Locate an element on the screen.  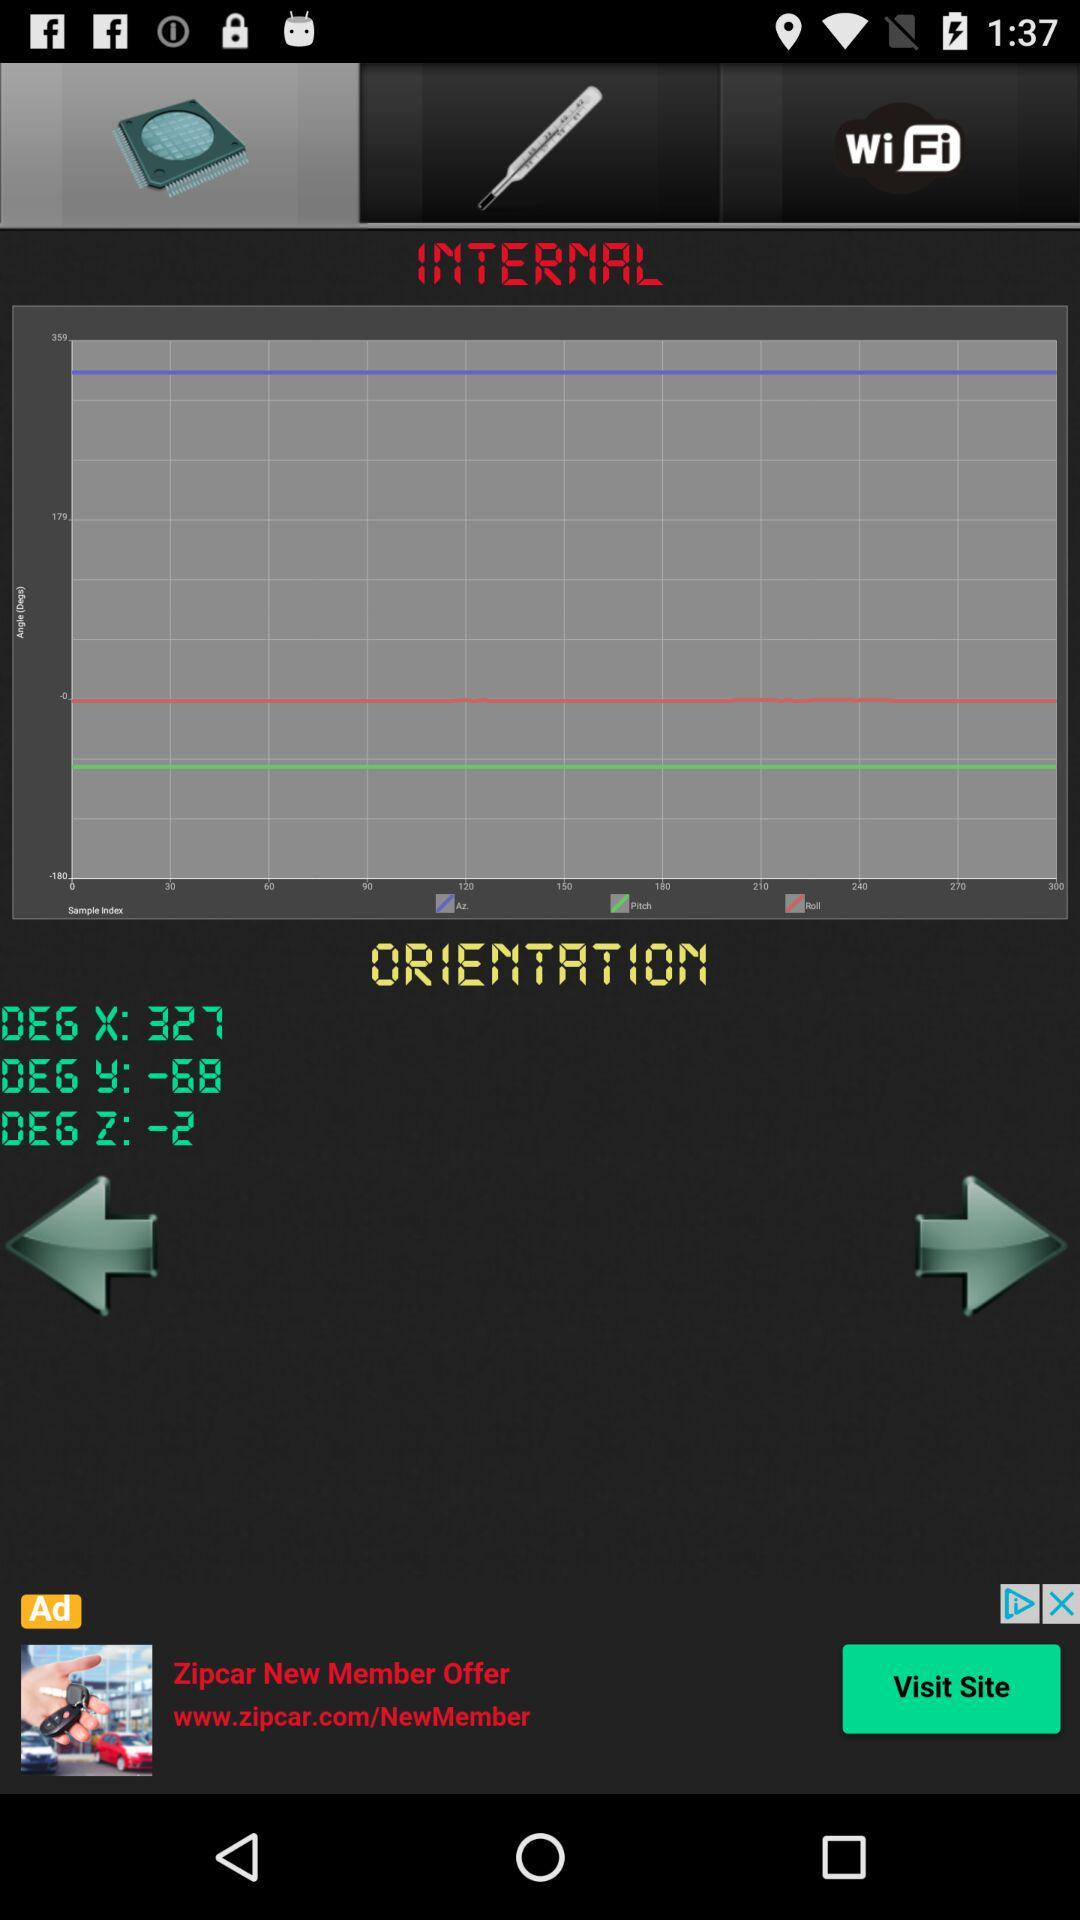
forward arrow is located at coordinates (987, 1244).